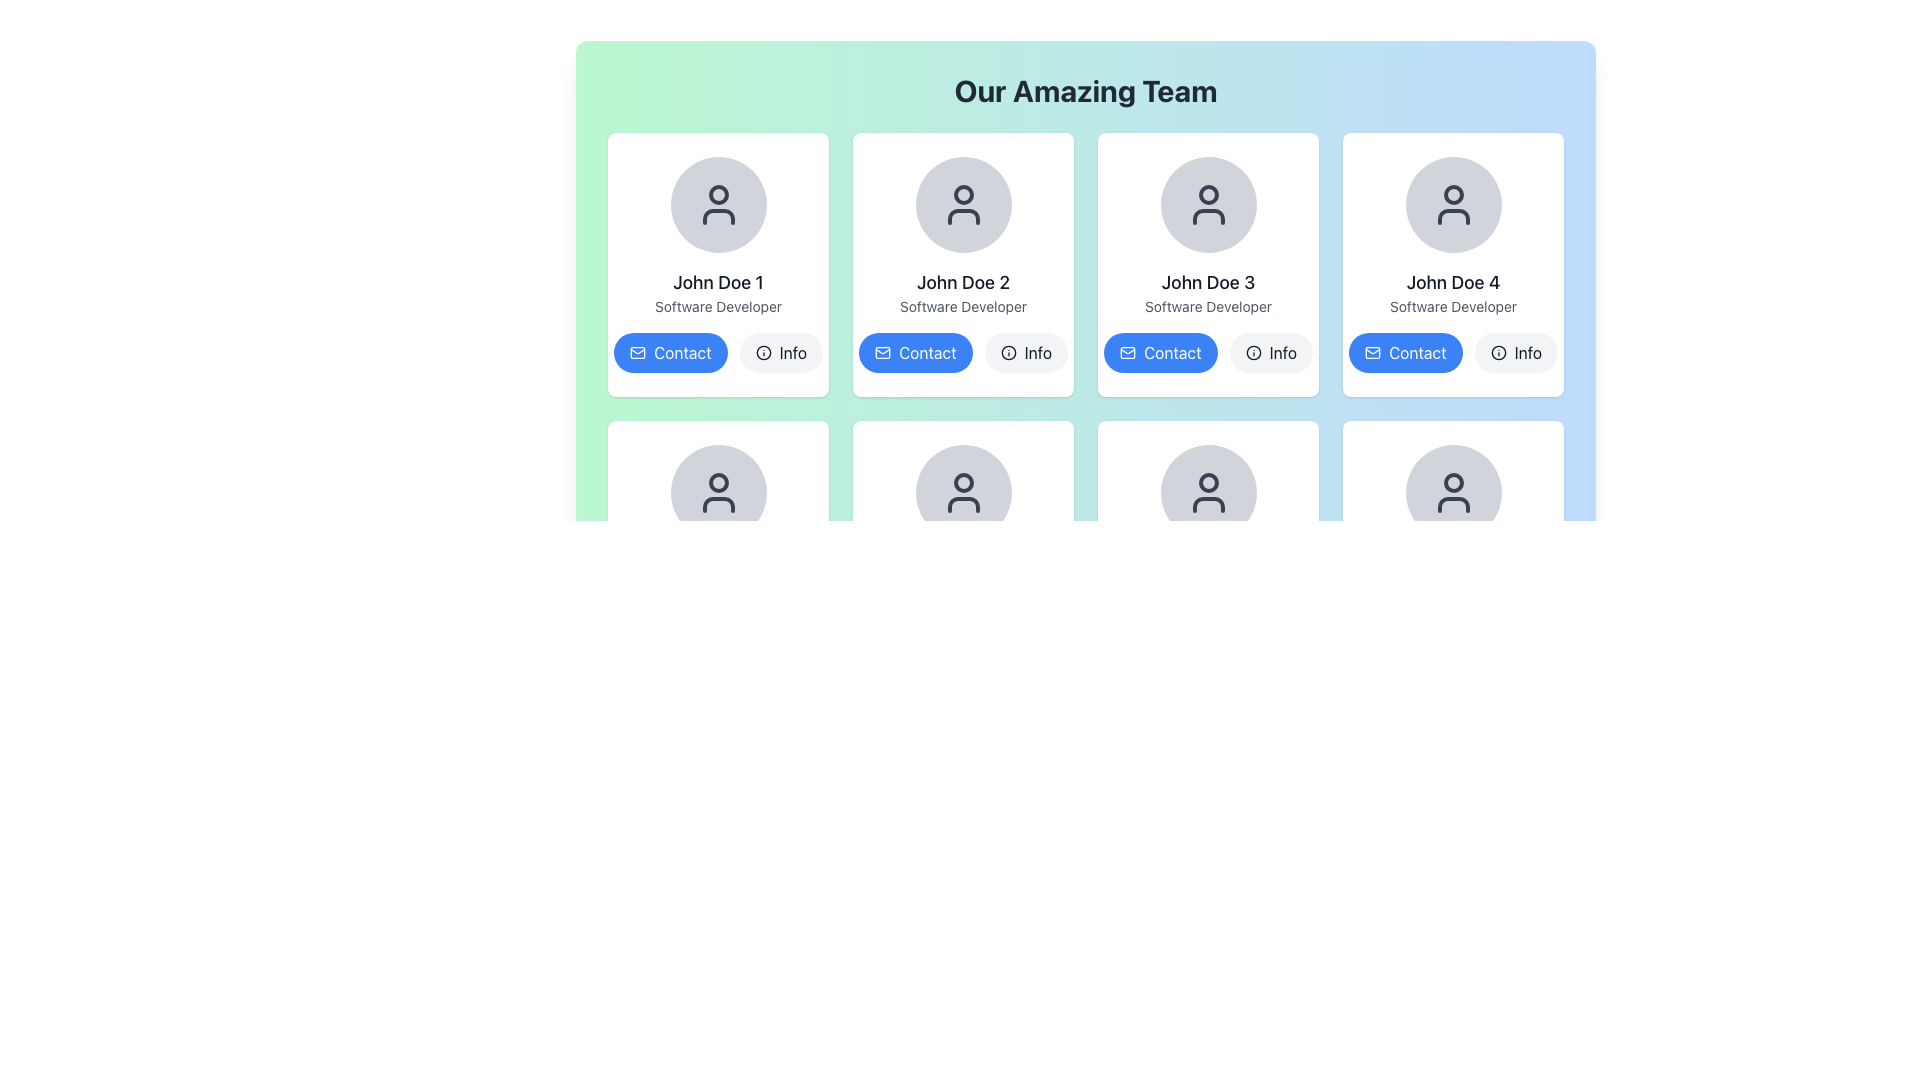  Describe the element at coordinates (963, 482) in the screenshot. I see `the decorative circular graphical element representing a user profile, located in the second row and fourth column of the team section` at that location.